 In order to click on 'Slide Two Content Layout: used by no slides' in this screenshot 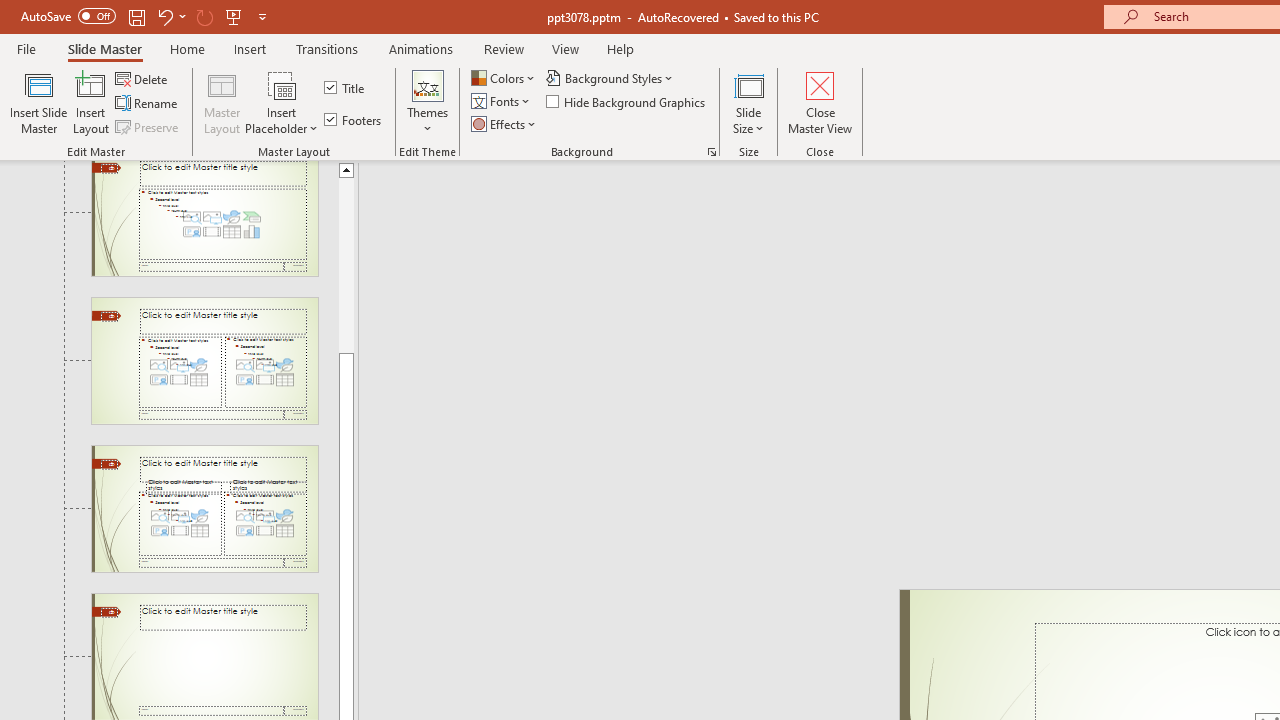, I will do `click(204, 361)`.